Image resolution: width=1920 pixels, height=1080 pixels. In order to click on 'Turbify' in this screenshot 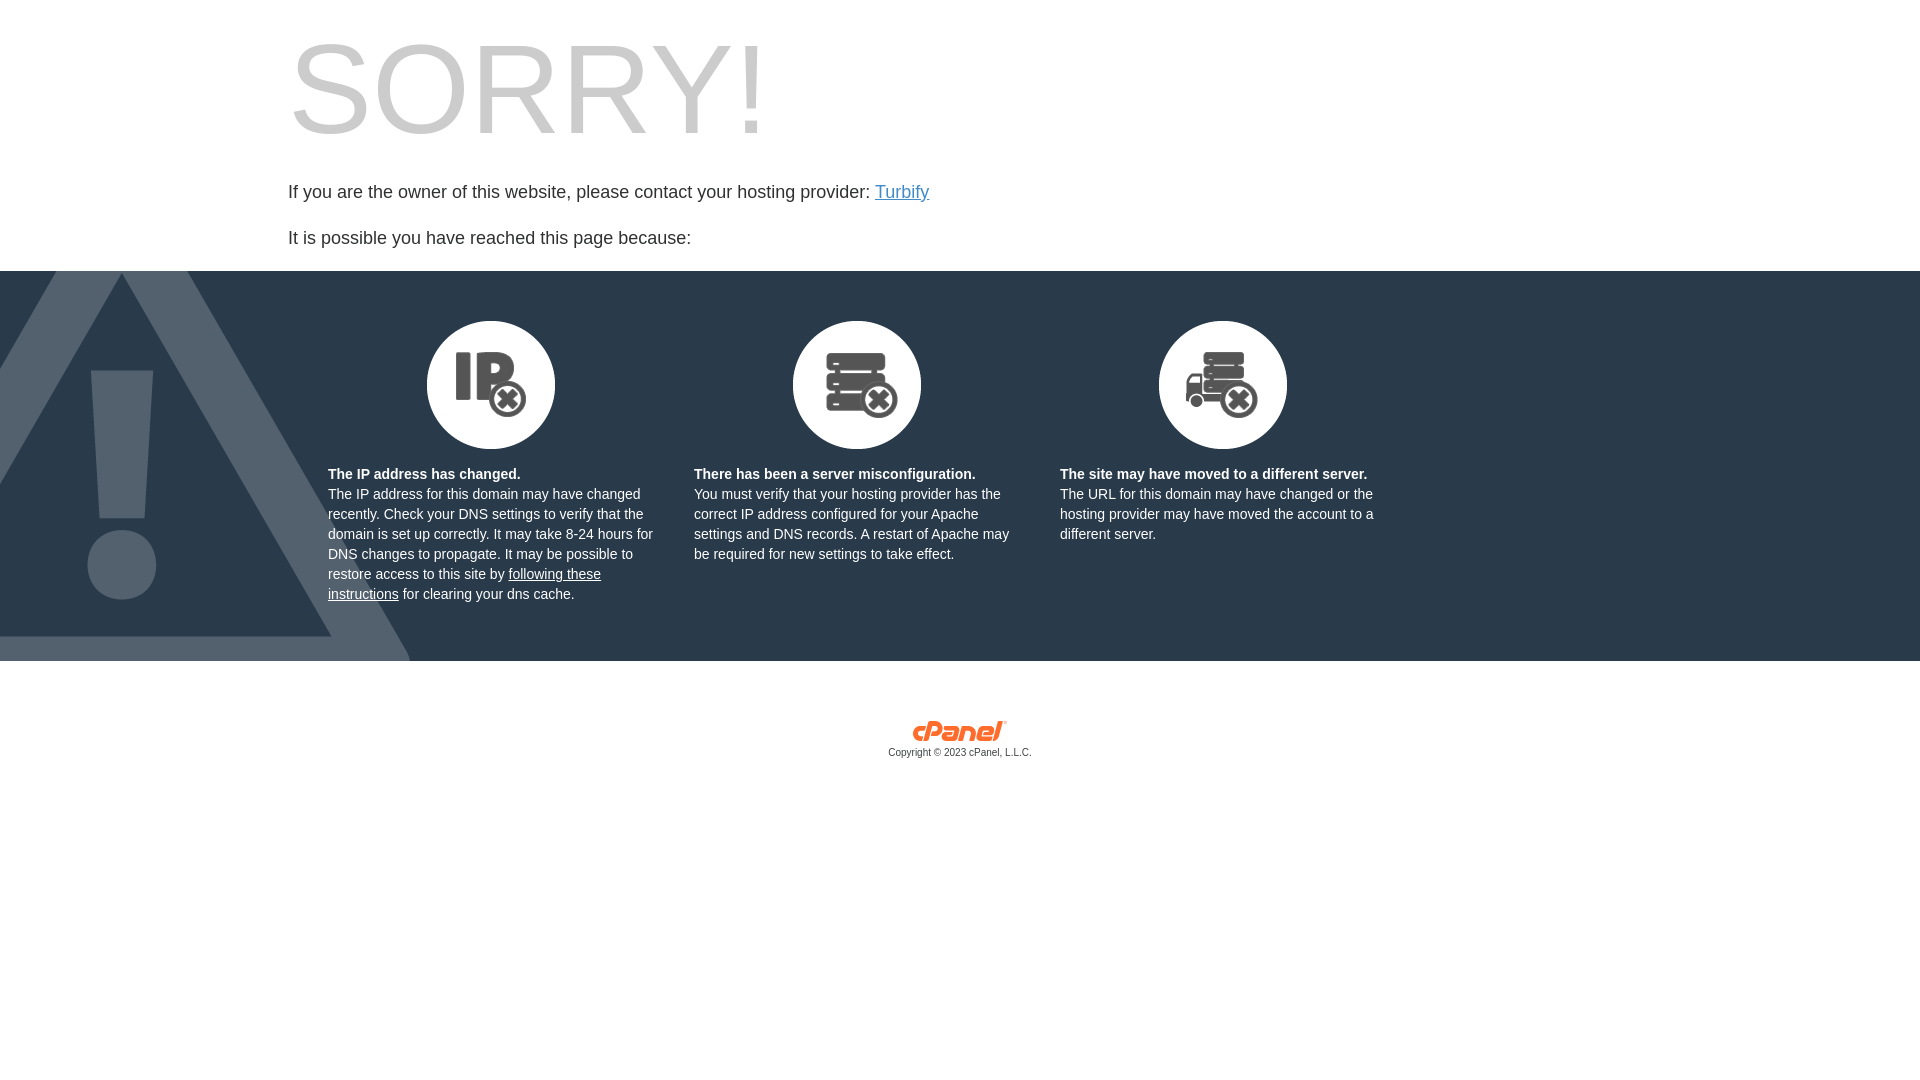, I will do `click(901, 192)`.